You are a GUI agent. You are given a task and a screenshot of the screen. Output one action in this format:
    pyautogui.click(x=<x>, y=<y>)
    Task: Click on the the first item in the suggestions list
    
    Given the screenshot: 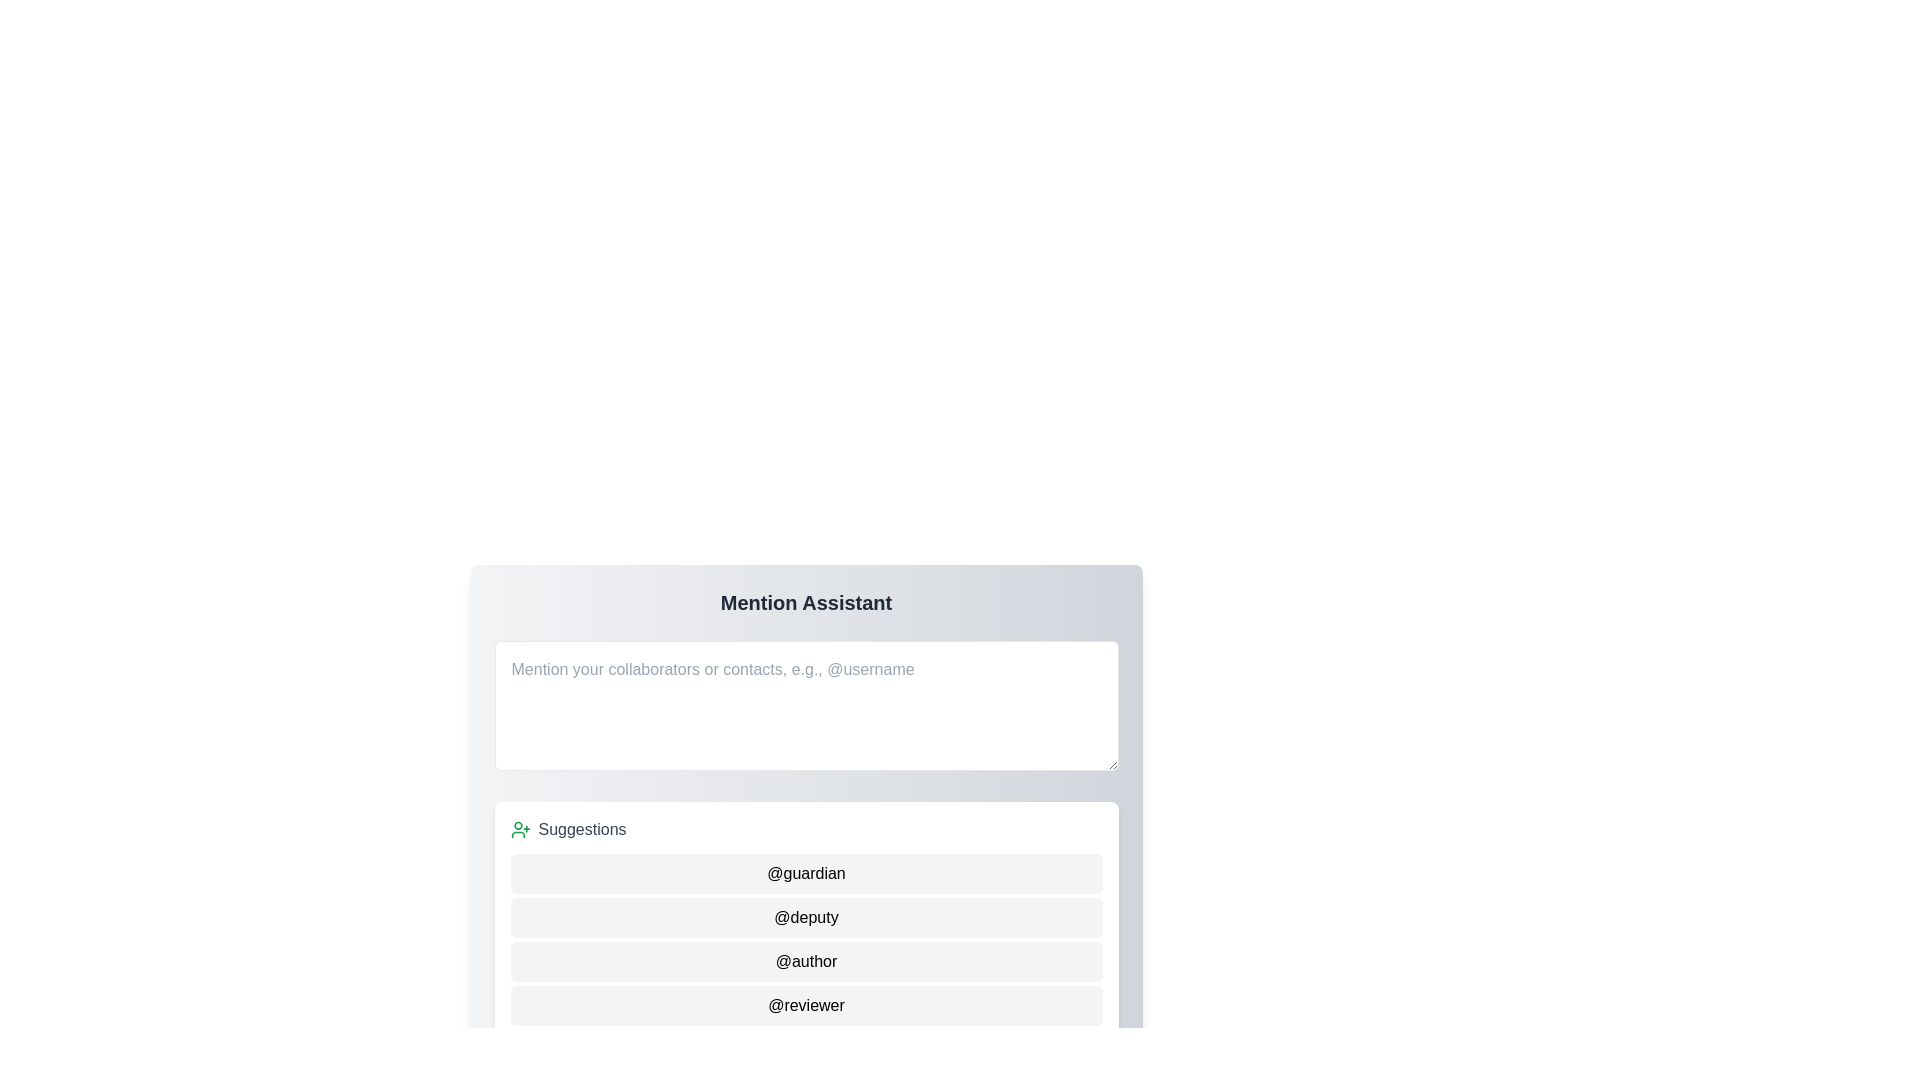 What is the action you would take?
    pyautogui.click(x=806, y=873)
    